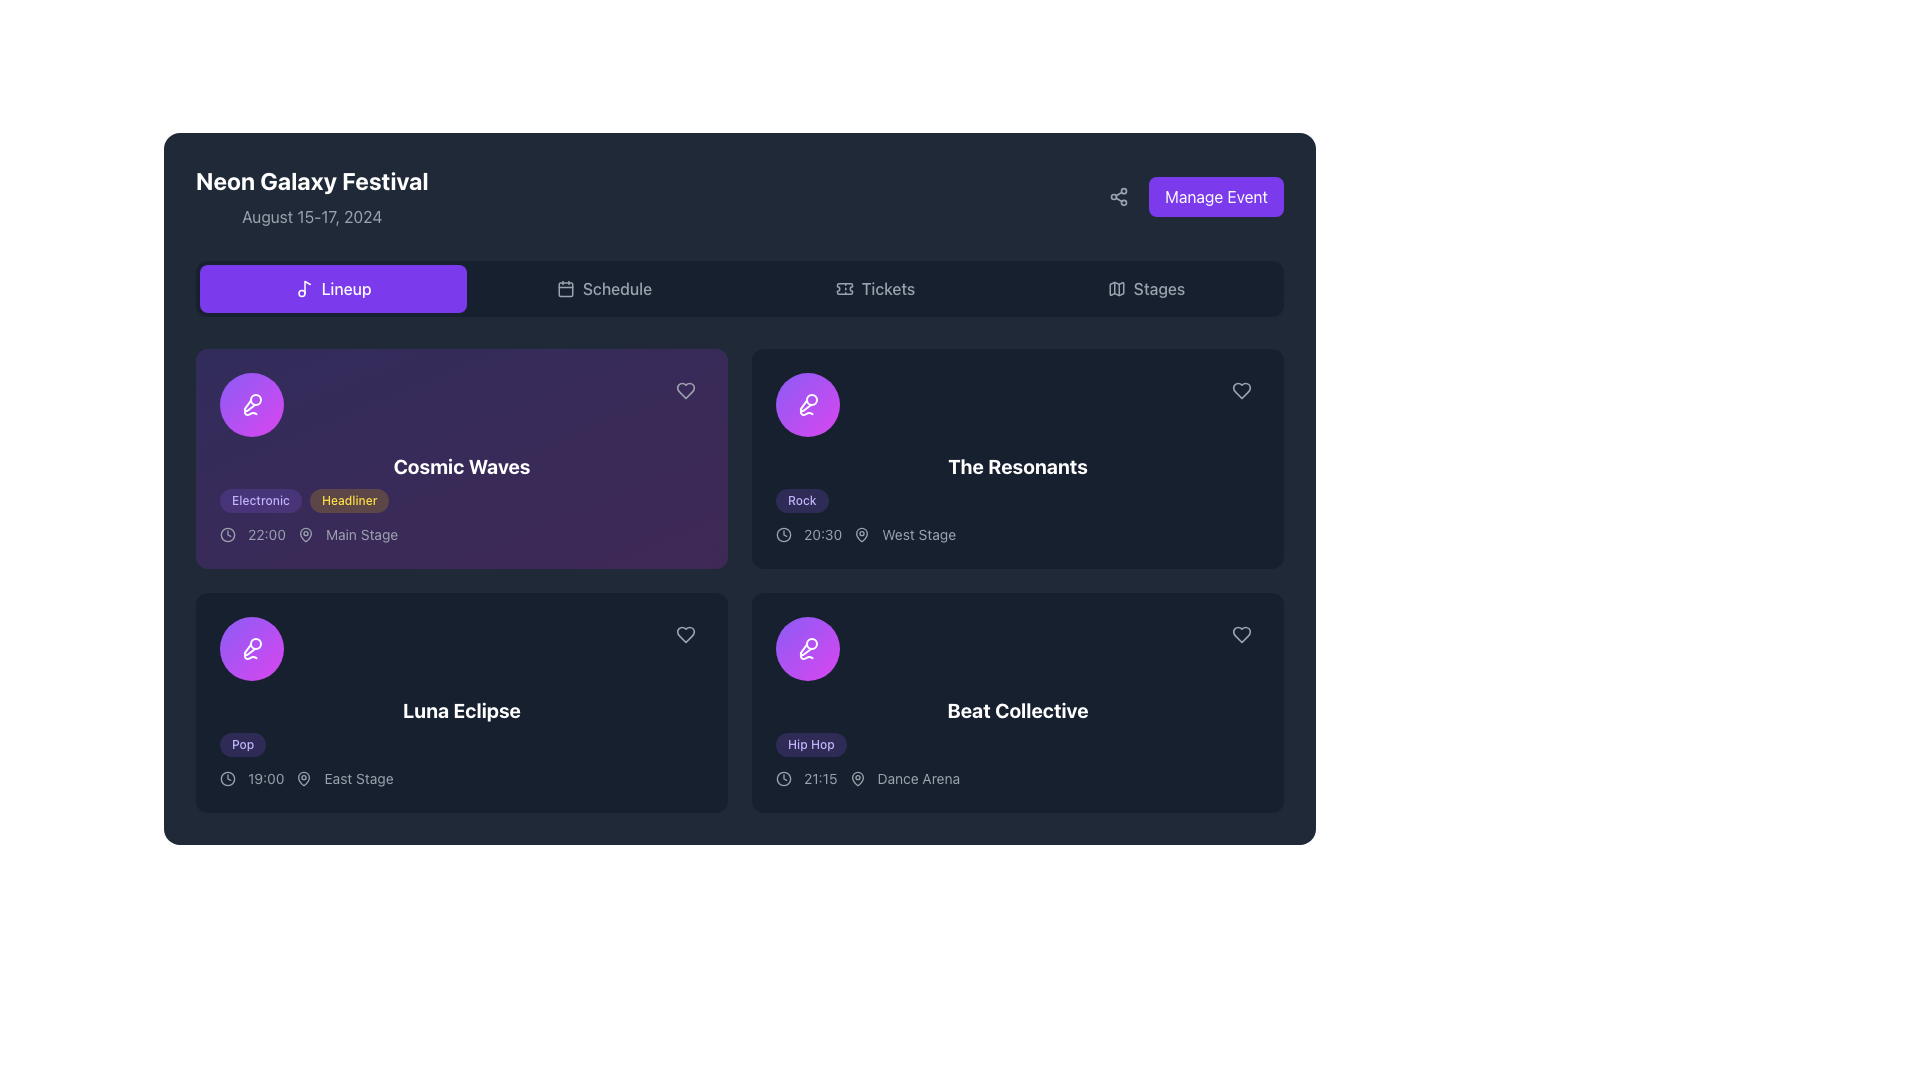 This screenshot has width=1920, height=1080. What do you see at coordinates (807, 648) in the screenshot?
I see `the 'Beat Collective' icon located in the bottom right section of the panel, next to the text 'Beat Collective'` at bounding box center [807, 648].